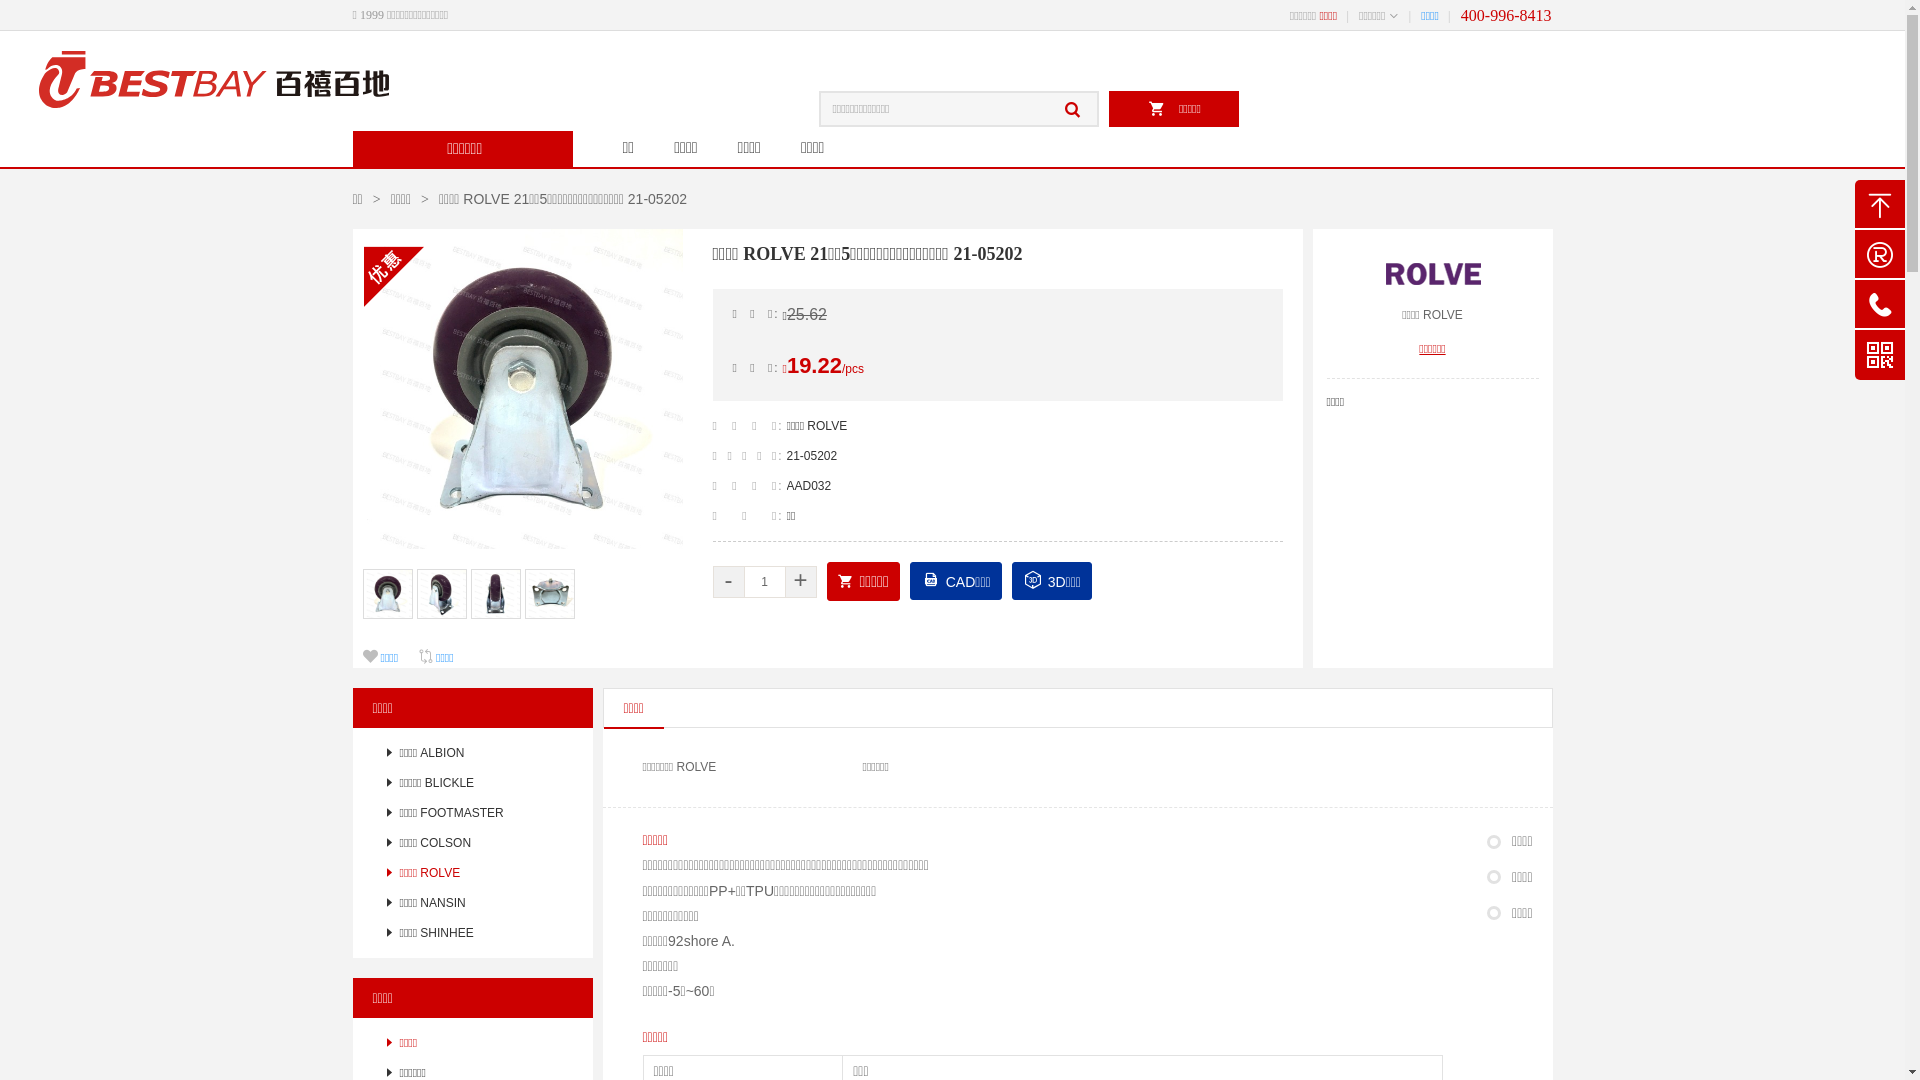 This screenshot has width=1920, height=1080. Describe the element at coordinates (711, 582) in the screenshot. I see `'-'` at that location.